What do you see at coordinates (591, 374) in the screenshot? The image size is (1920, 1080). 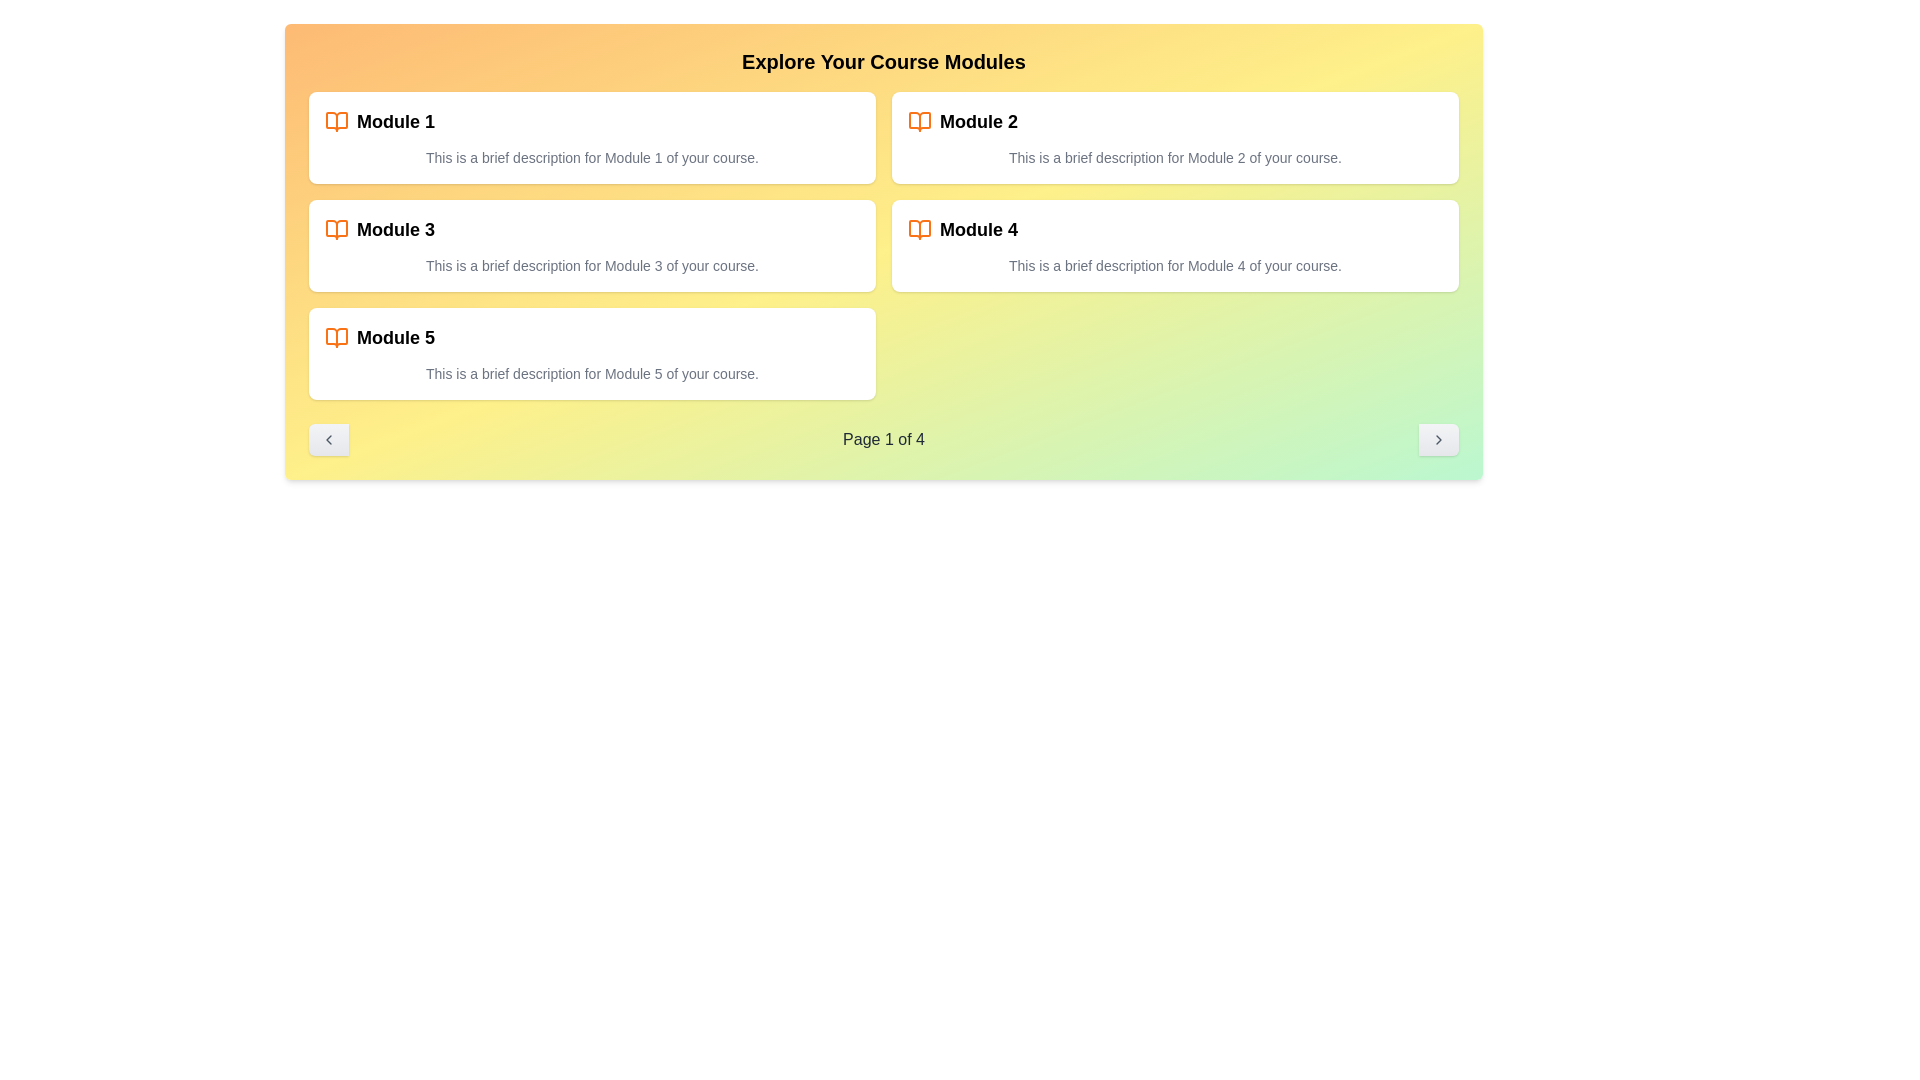 I see `text content displayed in the text component that shows 'This is a brief description for Module 5 of your course.'` at bounding box center [591, 374].